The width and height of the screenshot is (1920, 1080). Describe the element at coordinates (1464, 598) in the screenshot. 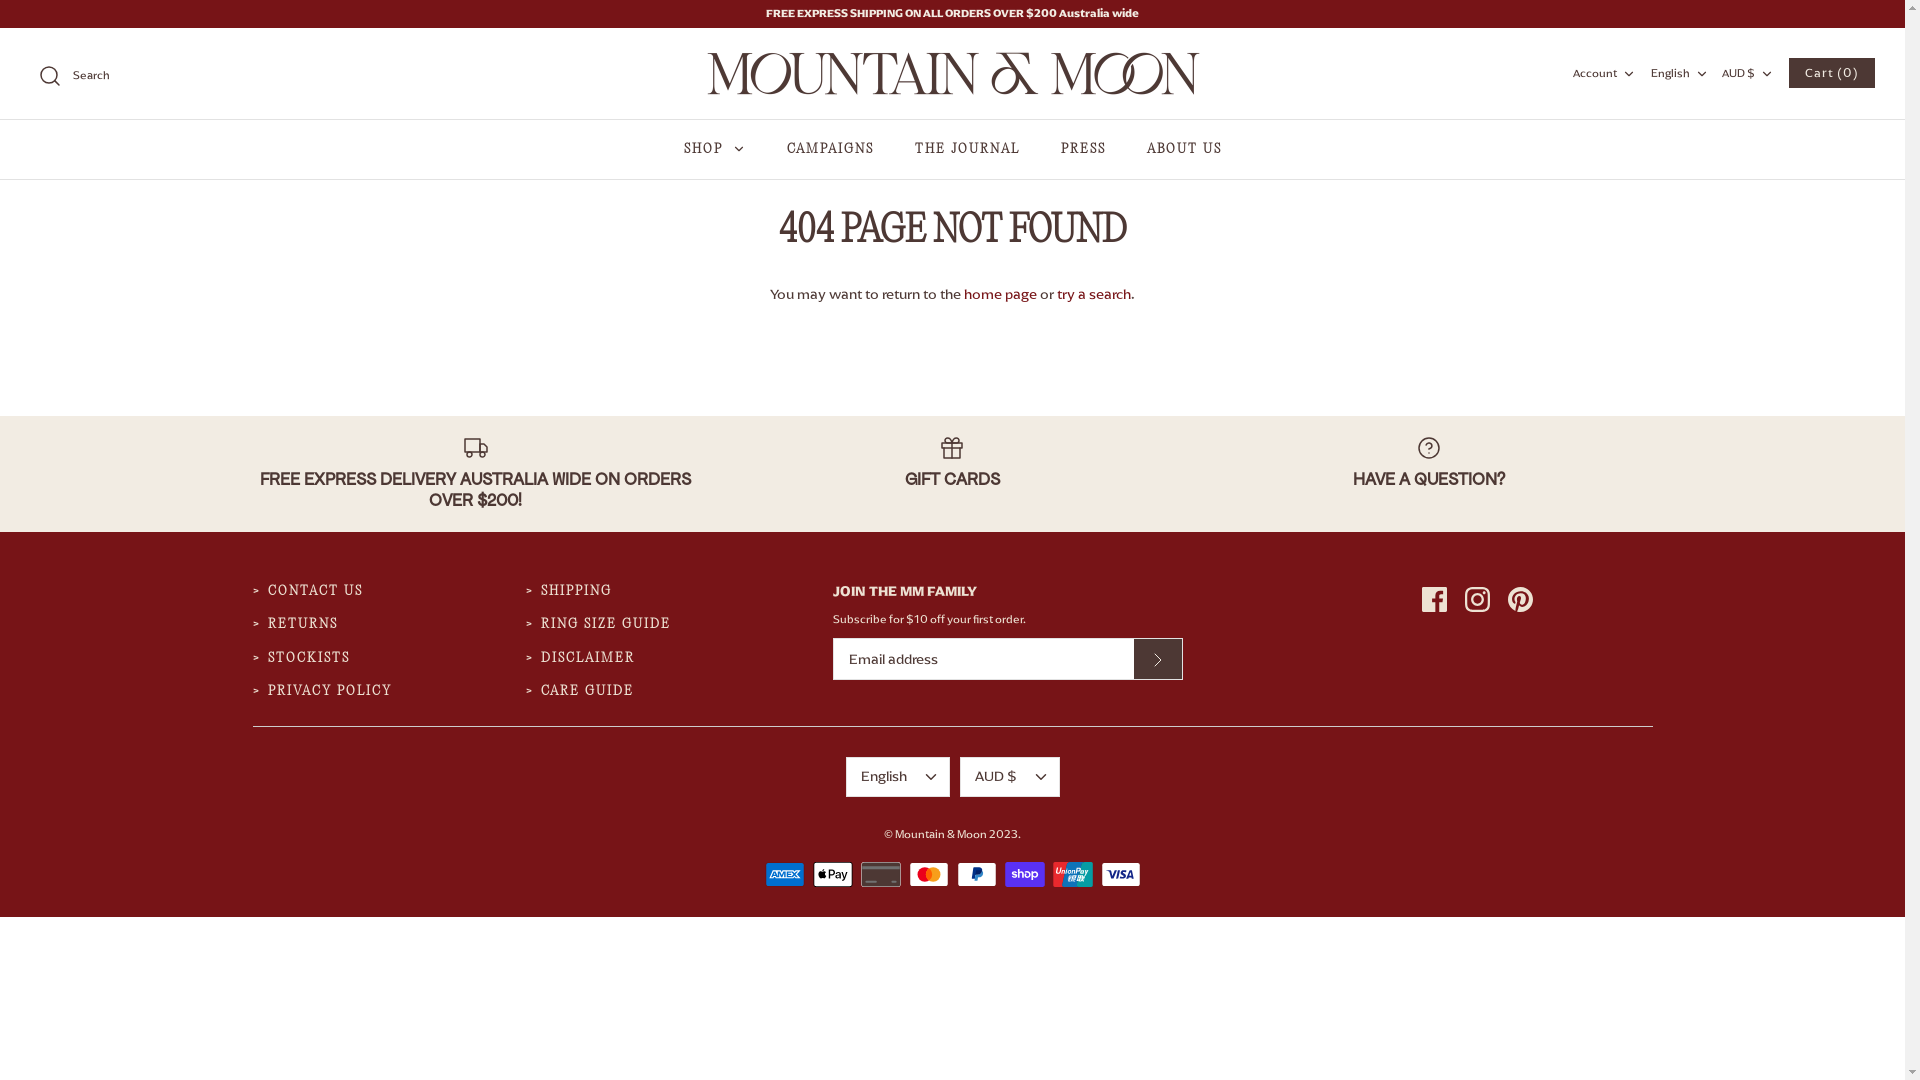

I see `'Instagram'` at that location.